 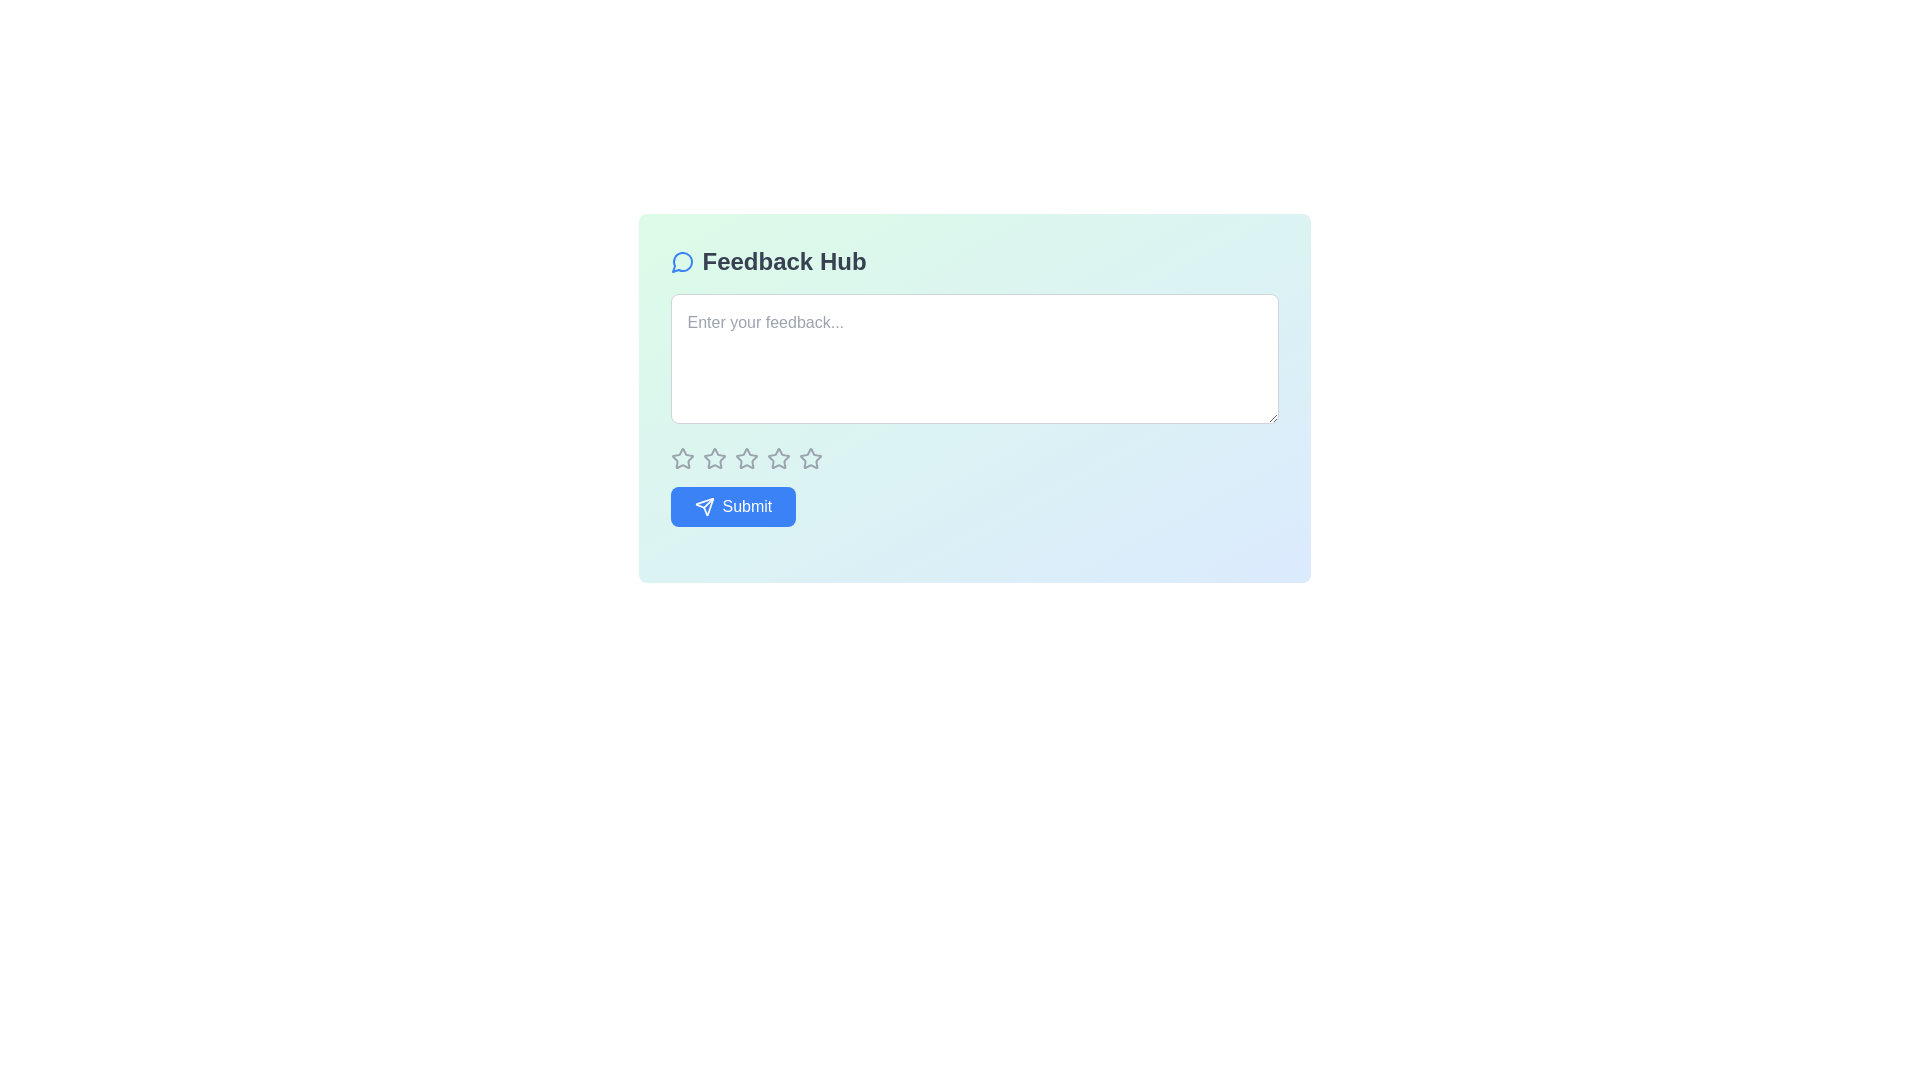 I want to click on the second star icon in the star rating system located centrally beneath the feedback text box, so click(x=714, y=458).